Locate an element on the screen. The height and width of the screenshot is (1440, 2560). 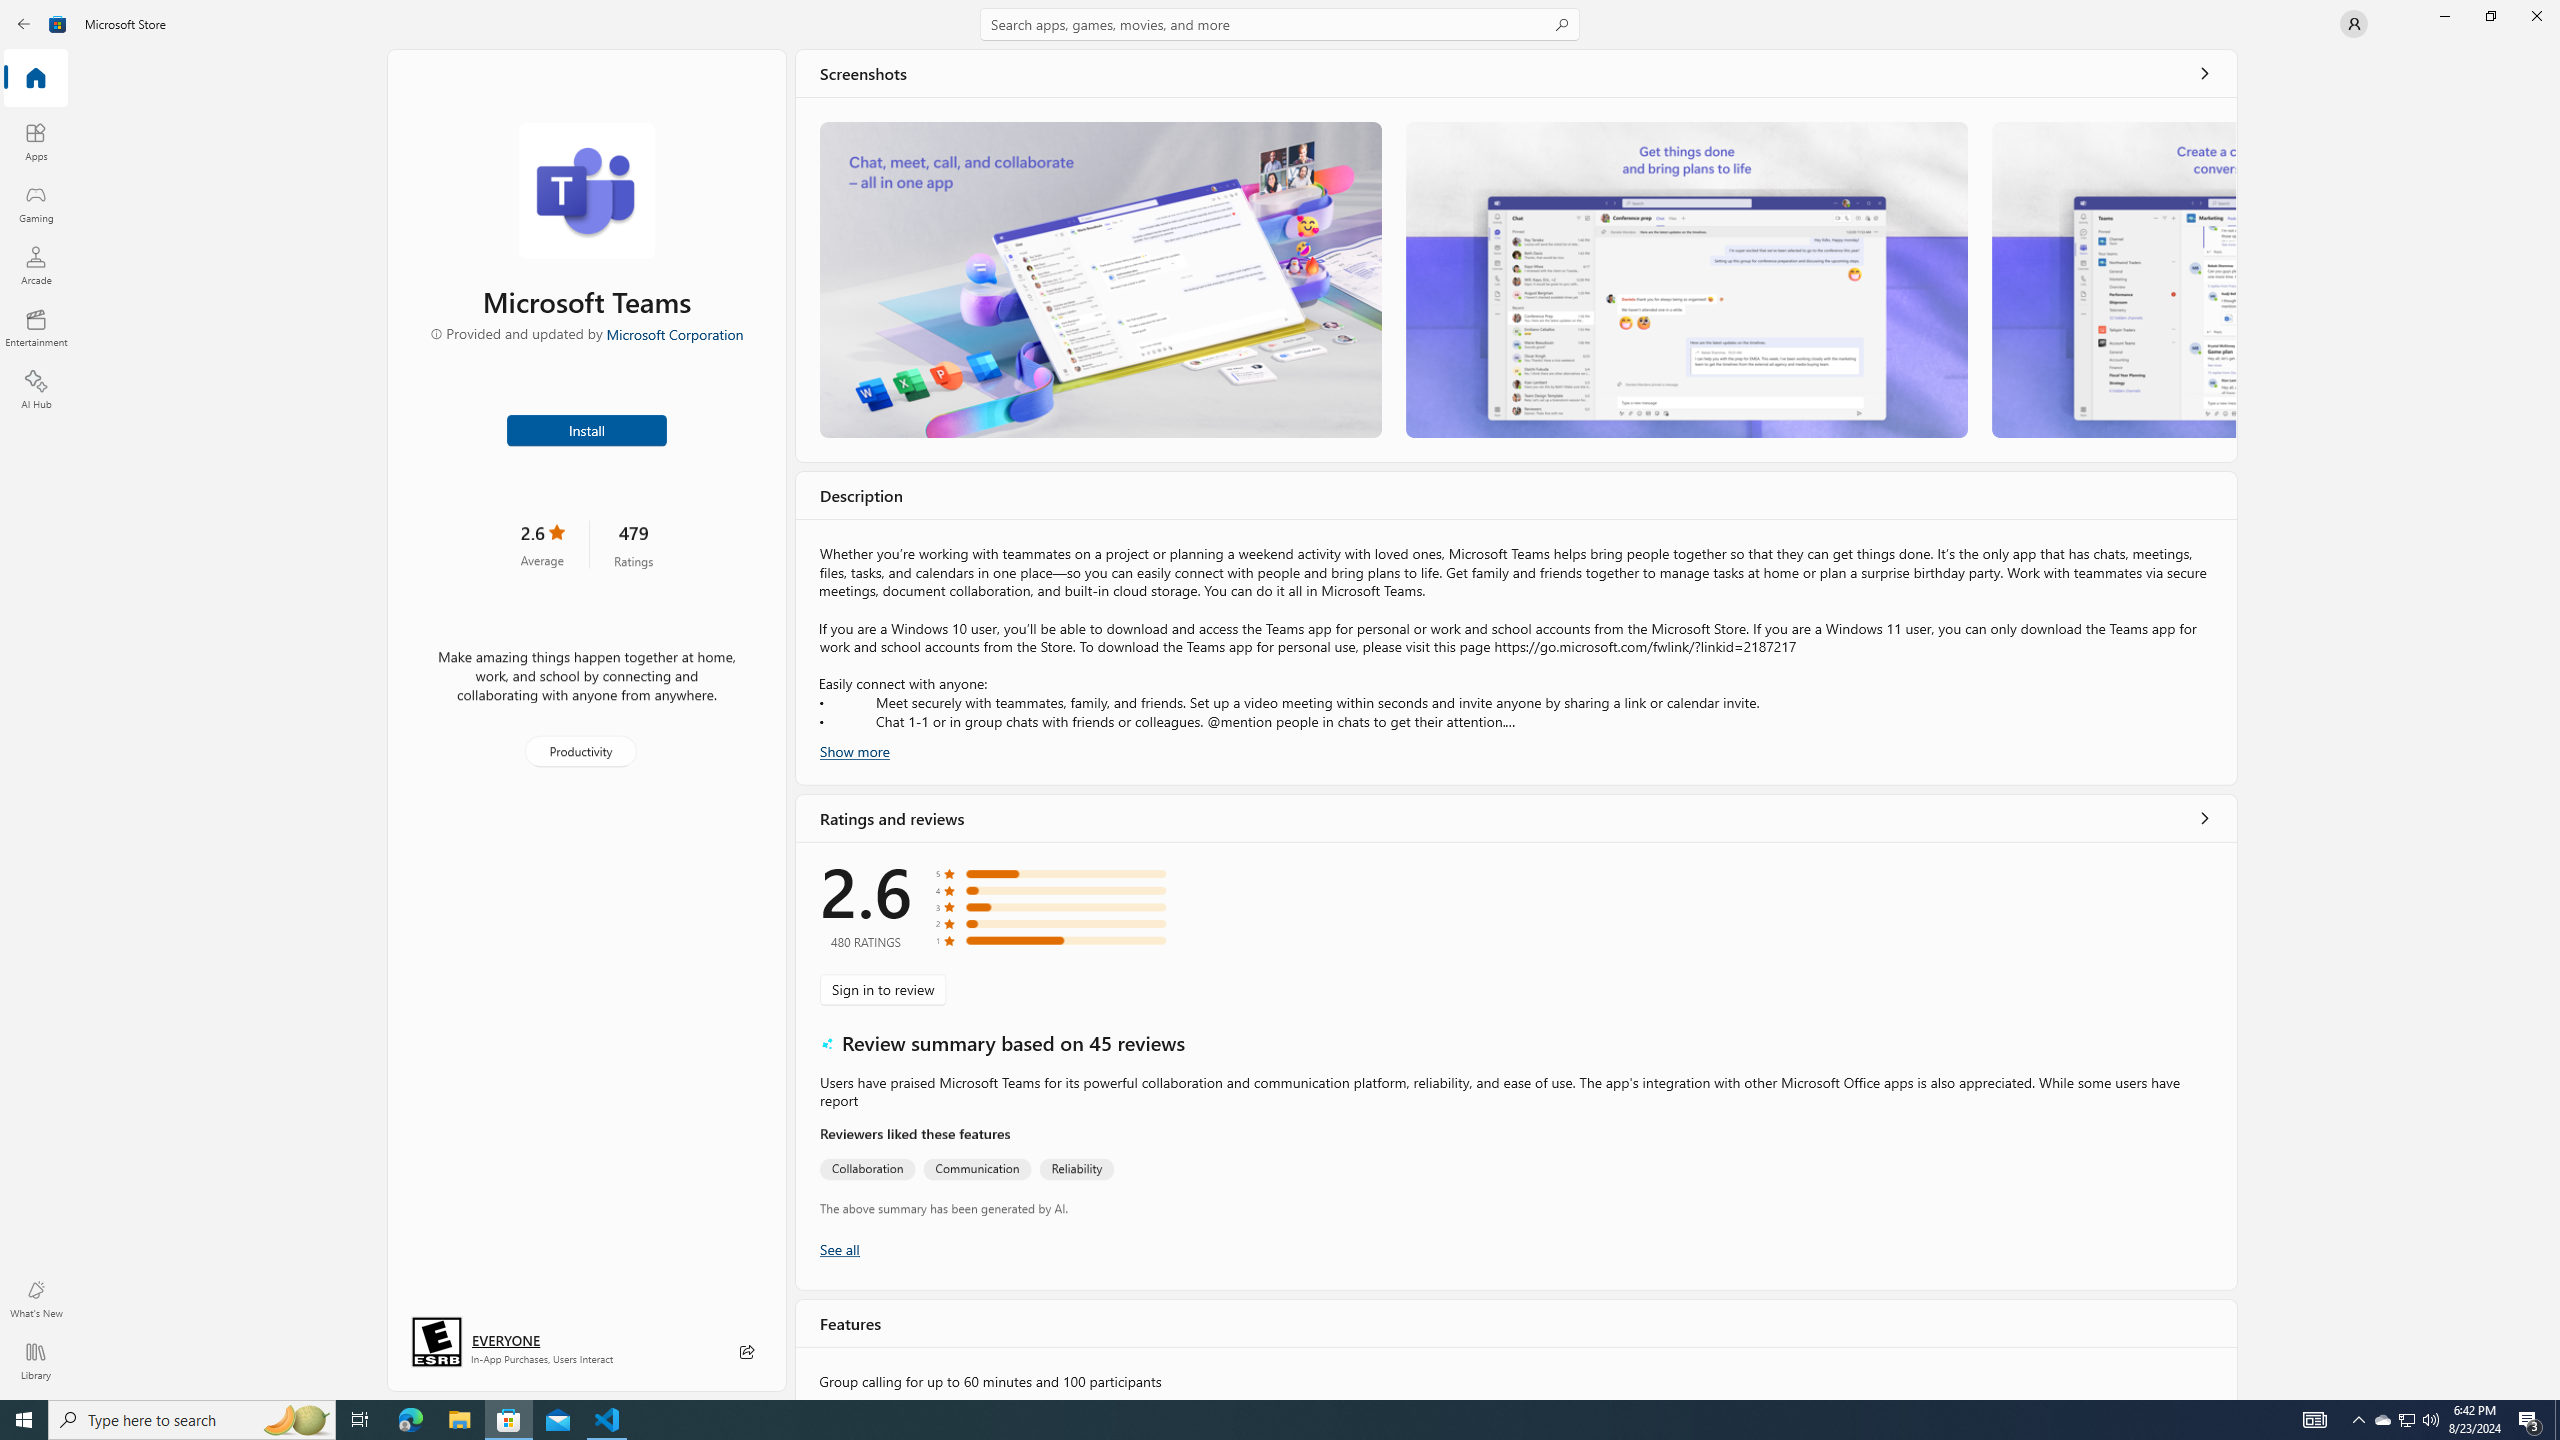
'Age rating: EVERYONE. Click for more information.' is located at coordinates (505, 1340).